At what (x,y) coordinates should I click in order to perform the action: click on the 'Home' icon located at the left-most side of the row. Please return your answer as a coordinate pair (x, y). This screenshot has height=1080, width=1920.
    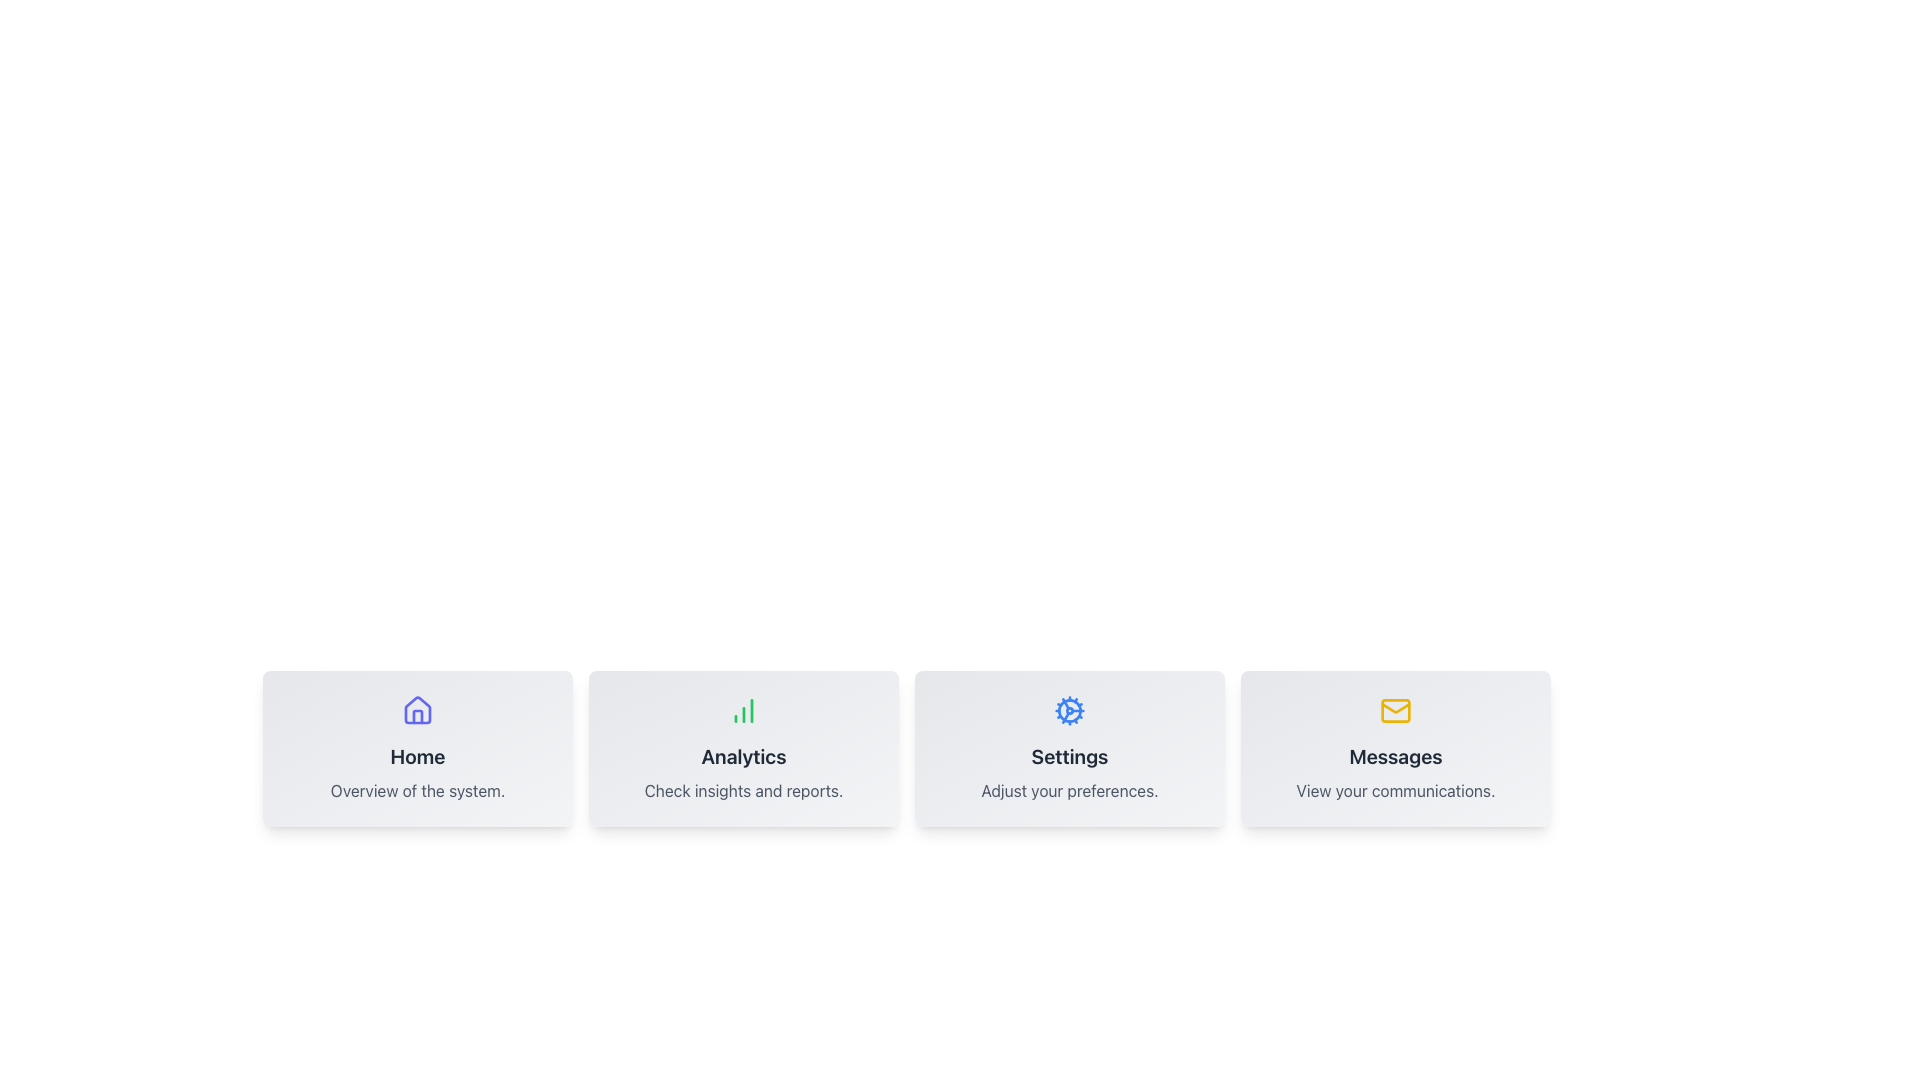
    Looking at the image, I should click on (416, 709).